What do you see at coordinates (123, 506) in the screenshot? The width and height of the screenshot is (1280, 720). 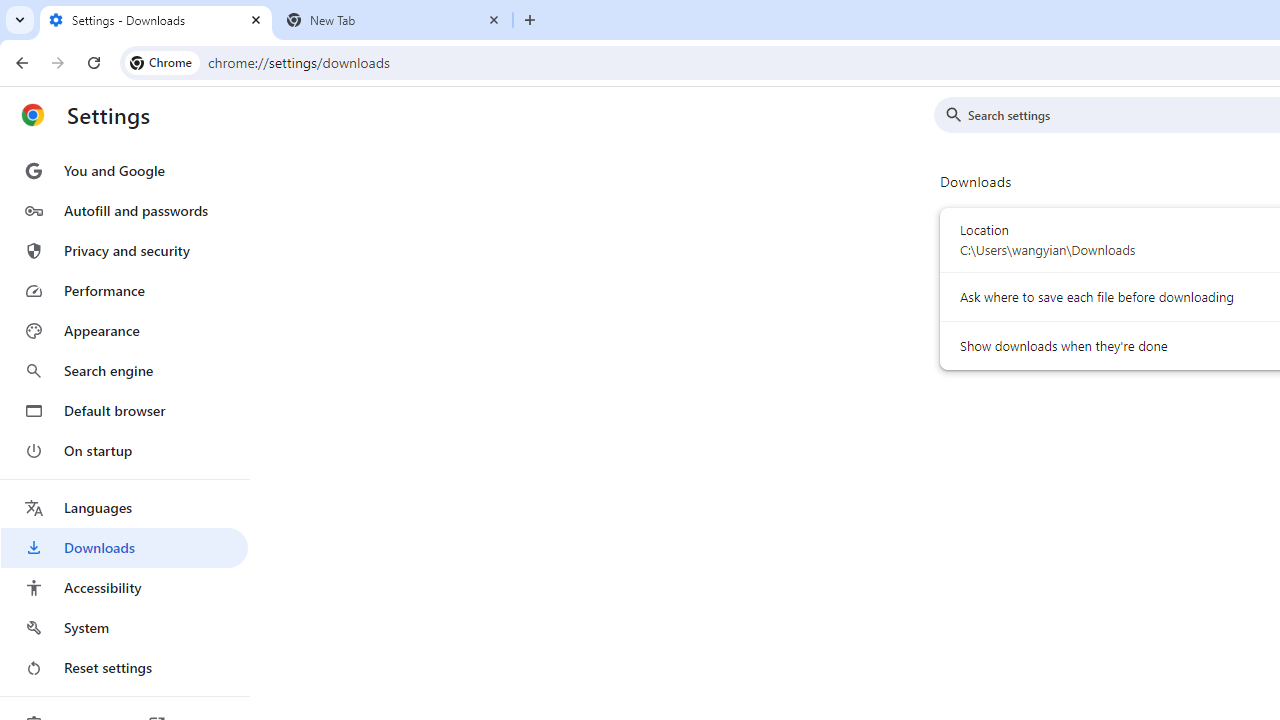 I see `'Languages'` at bounding box center [123, 506].